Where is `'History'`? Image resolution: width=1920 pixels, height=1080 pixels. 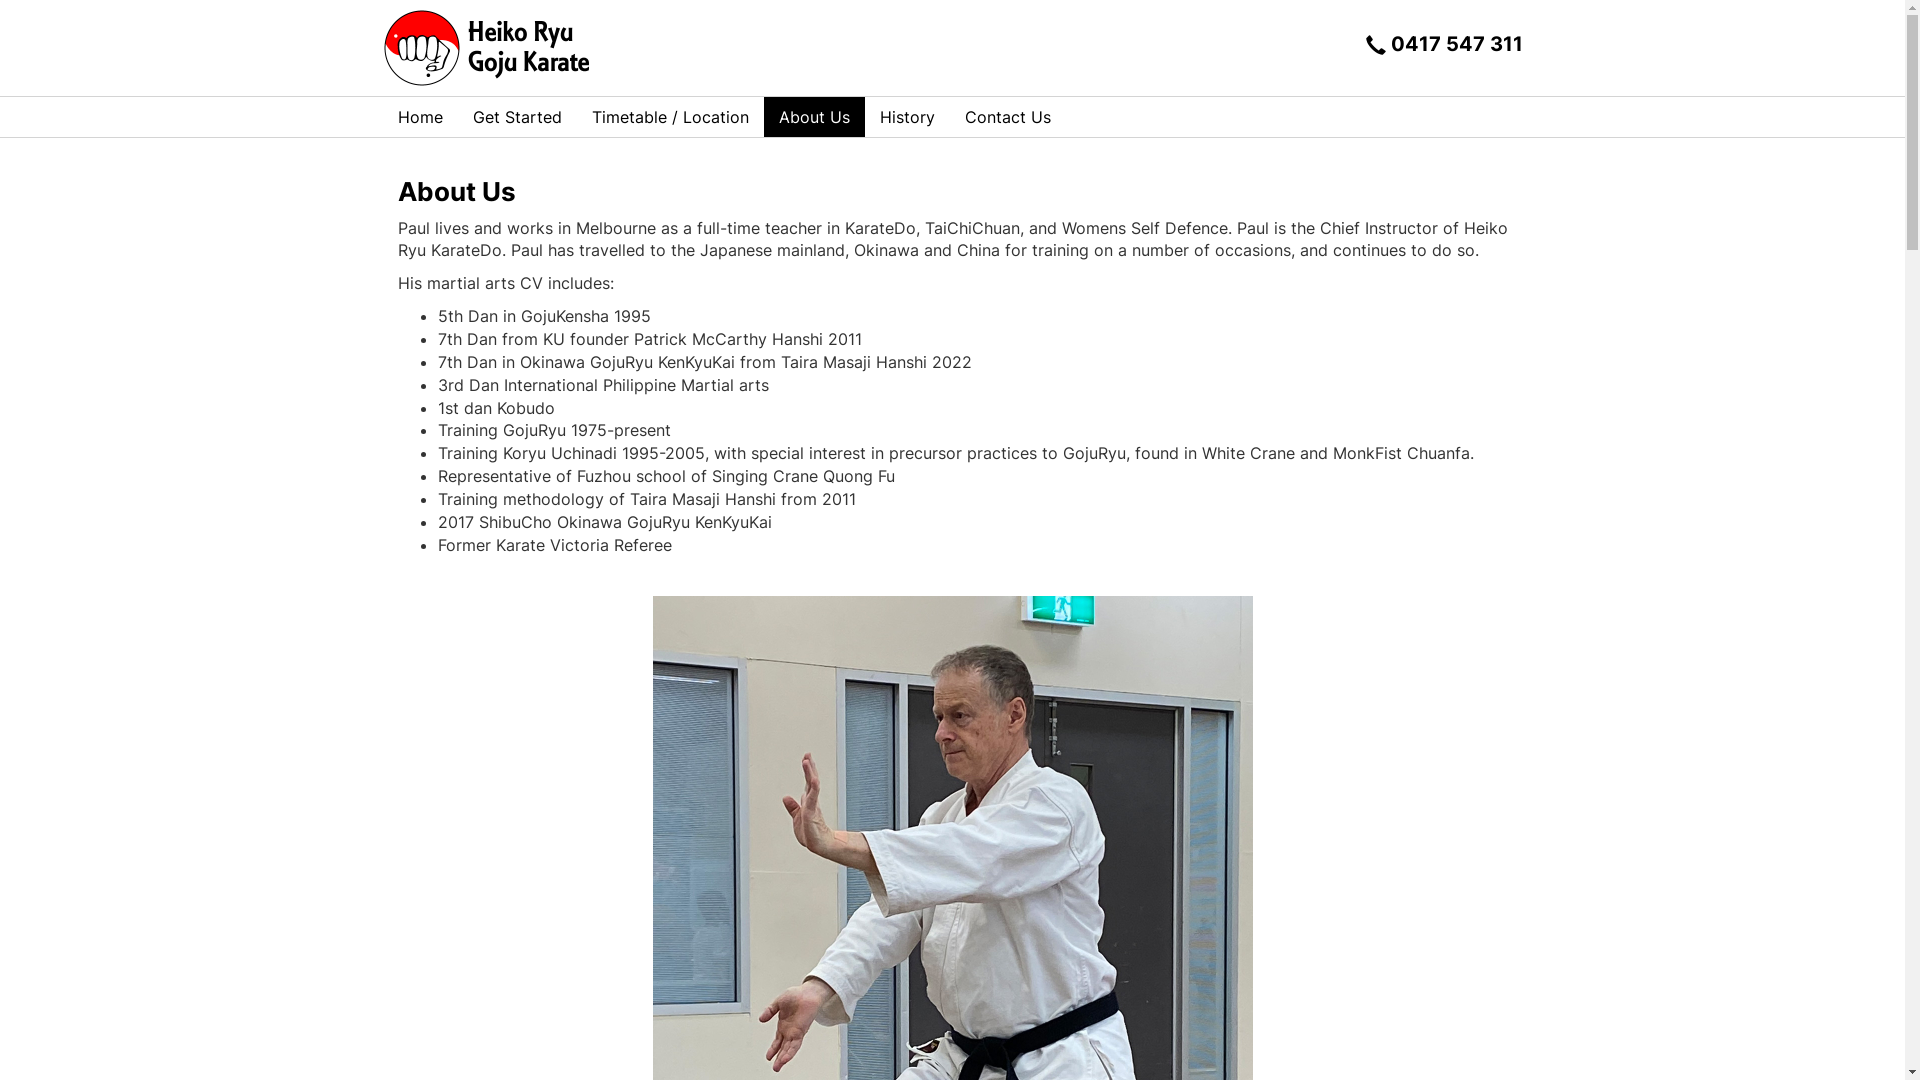 'History' is located at coordinates (905, 116).